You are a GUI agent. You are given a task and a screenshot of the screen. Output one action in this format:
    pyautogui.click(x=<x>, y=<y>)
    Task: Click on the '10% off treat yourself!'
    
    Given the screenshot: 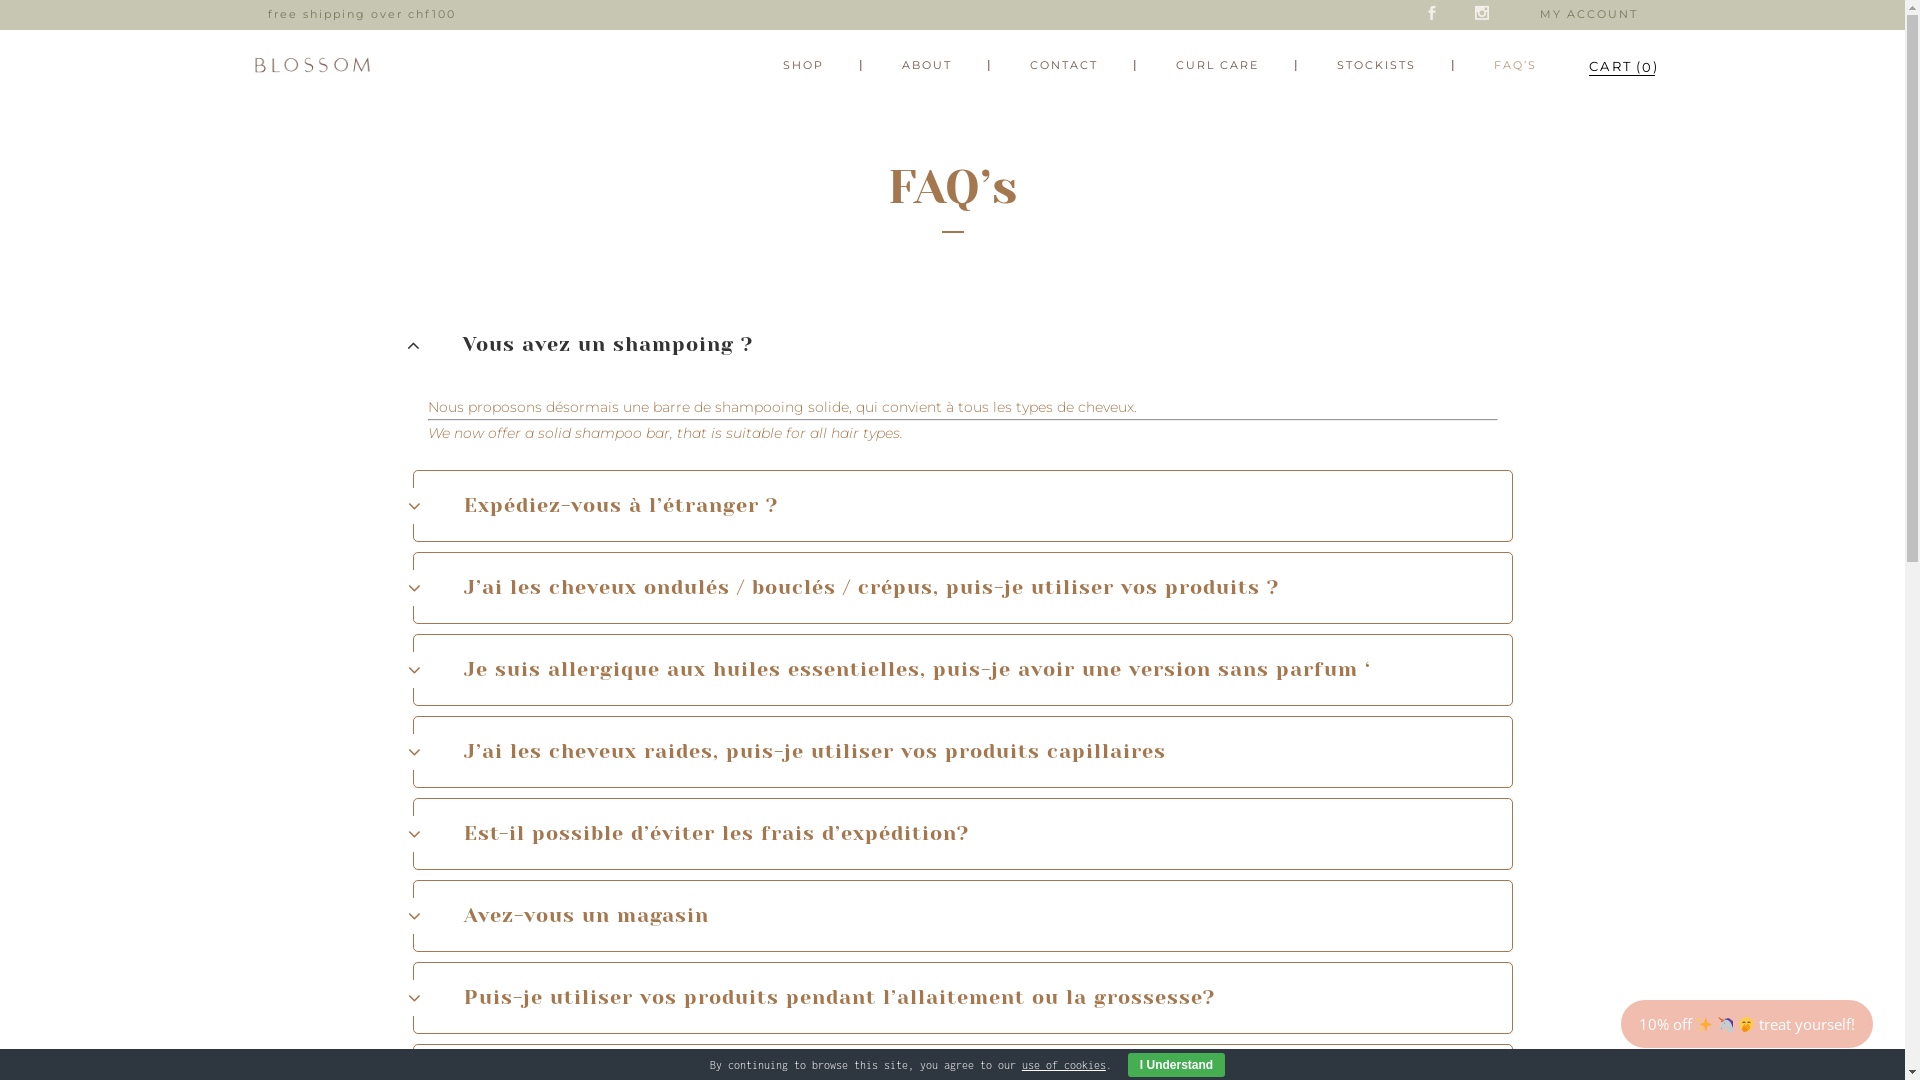 What is the action you would take?
    pyautogui.click(x=1622, y=1023)
    